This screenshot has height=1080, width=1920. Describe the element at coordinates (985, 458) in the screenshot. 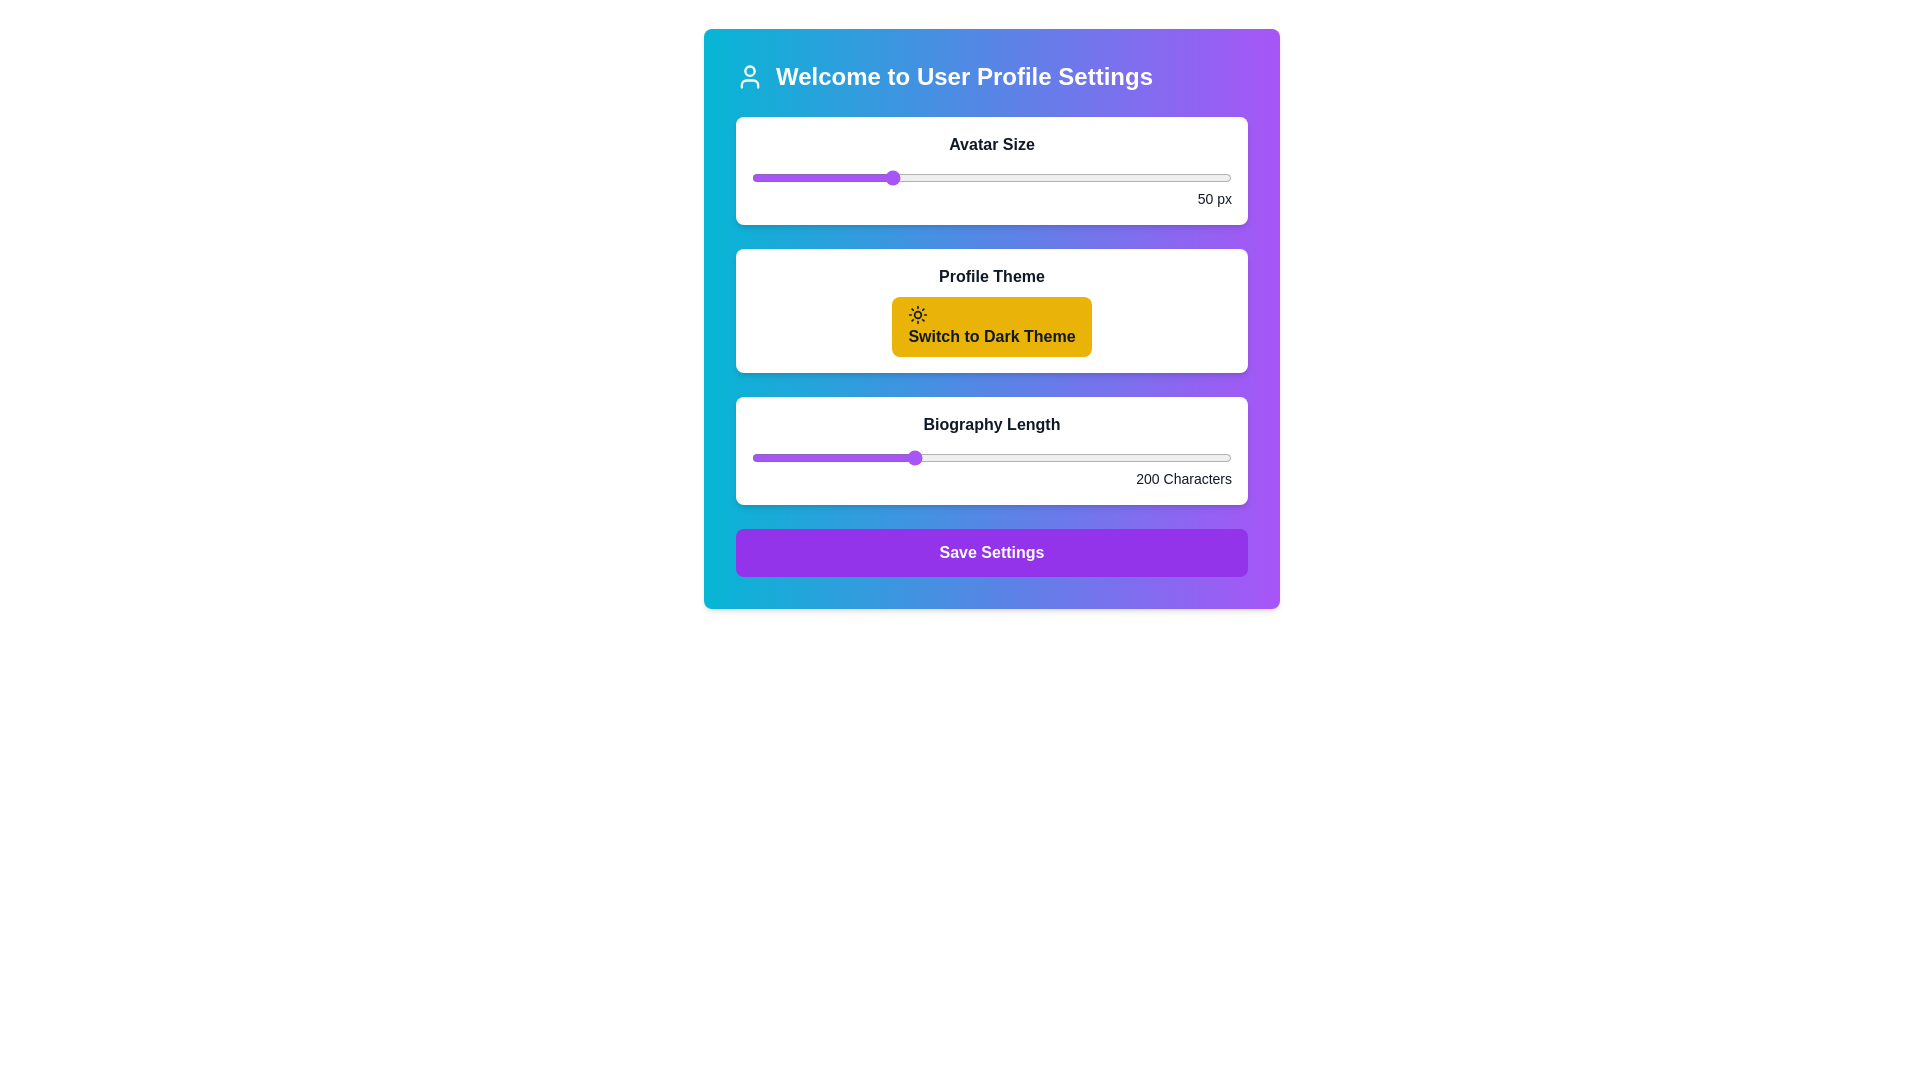

I see `the biography length slider` at that location.